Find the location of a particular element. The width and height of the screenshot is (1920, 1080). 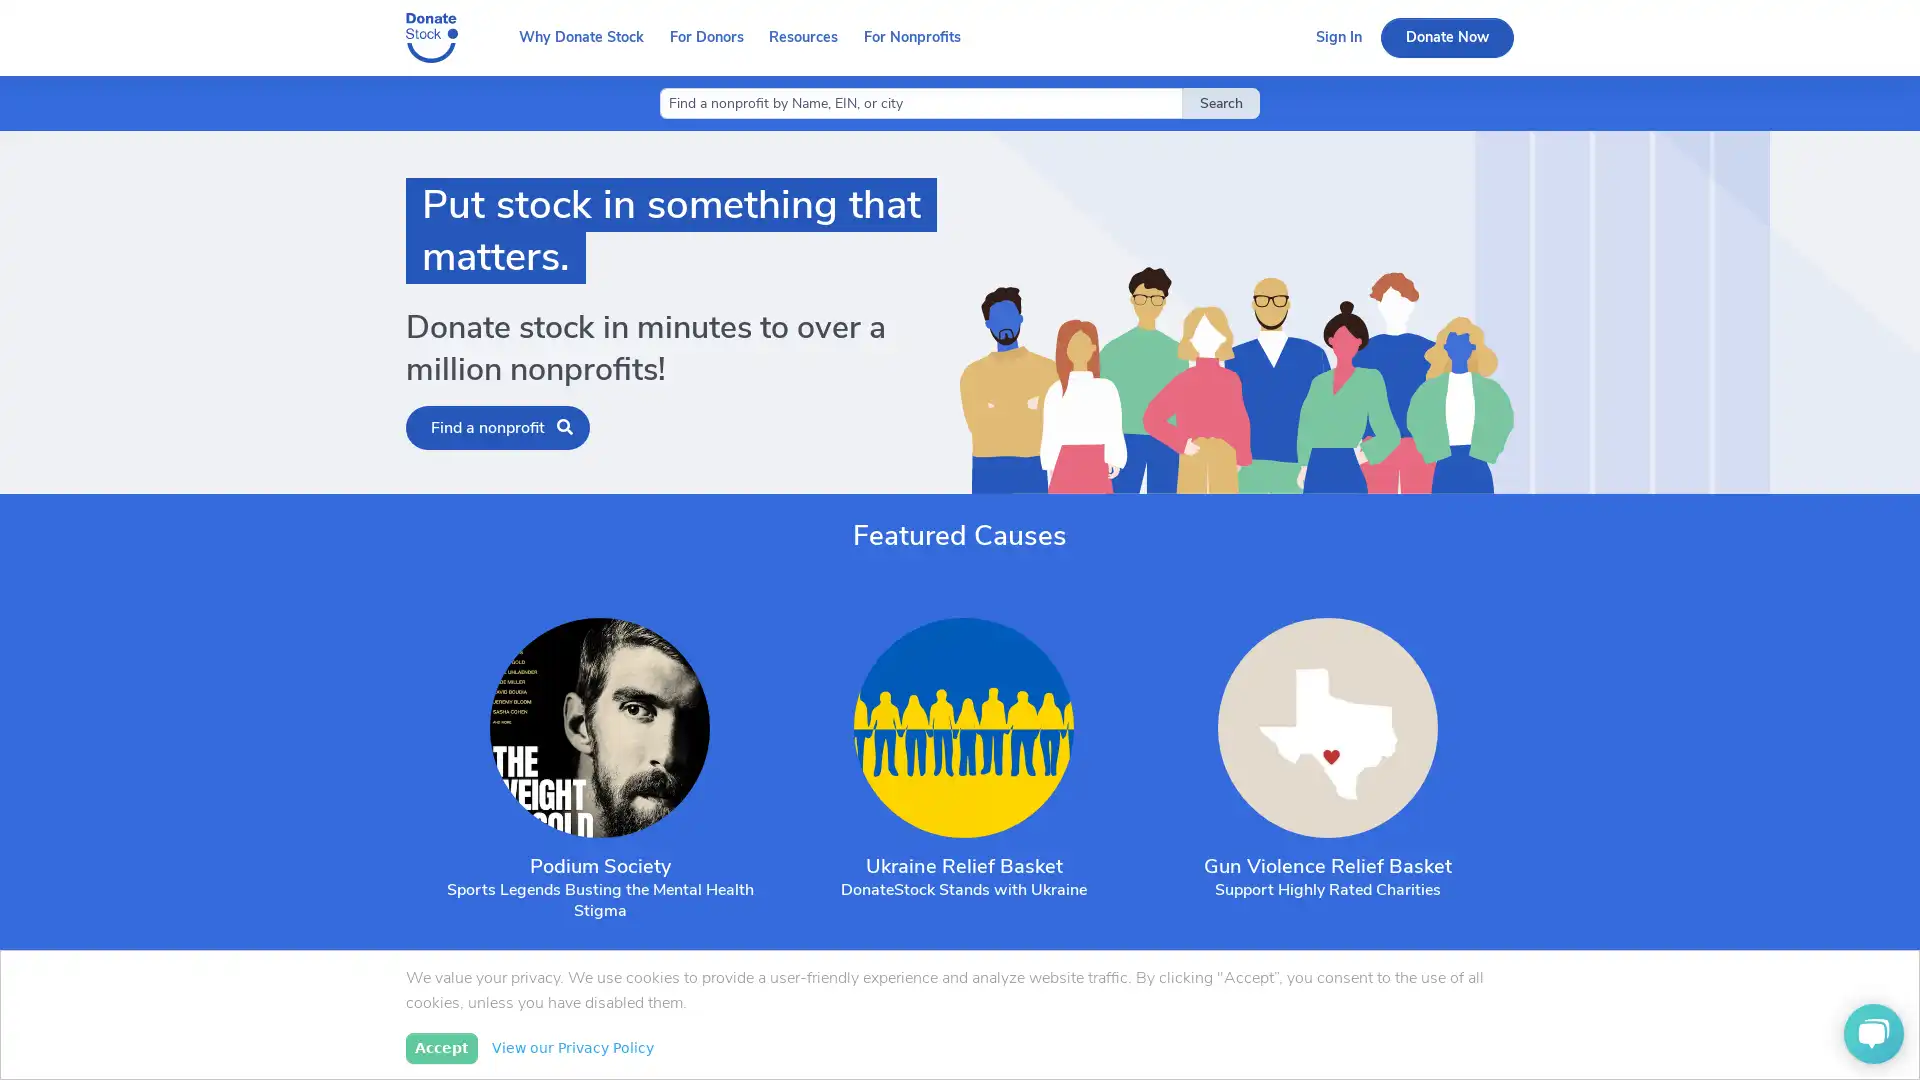

Search is located at coordinates (1220, 103).